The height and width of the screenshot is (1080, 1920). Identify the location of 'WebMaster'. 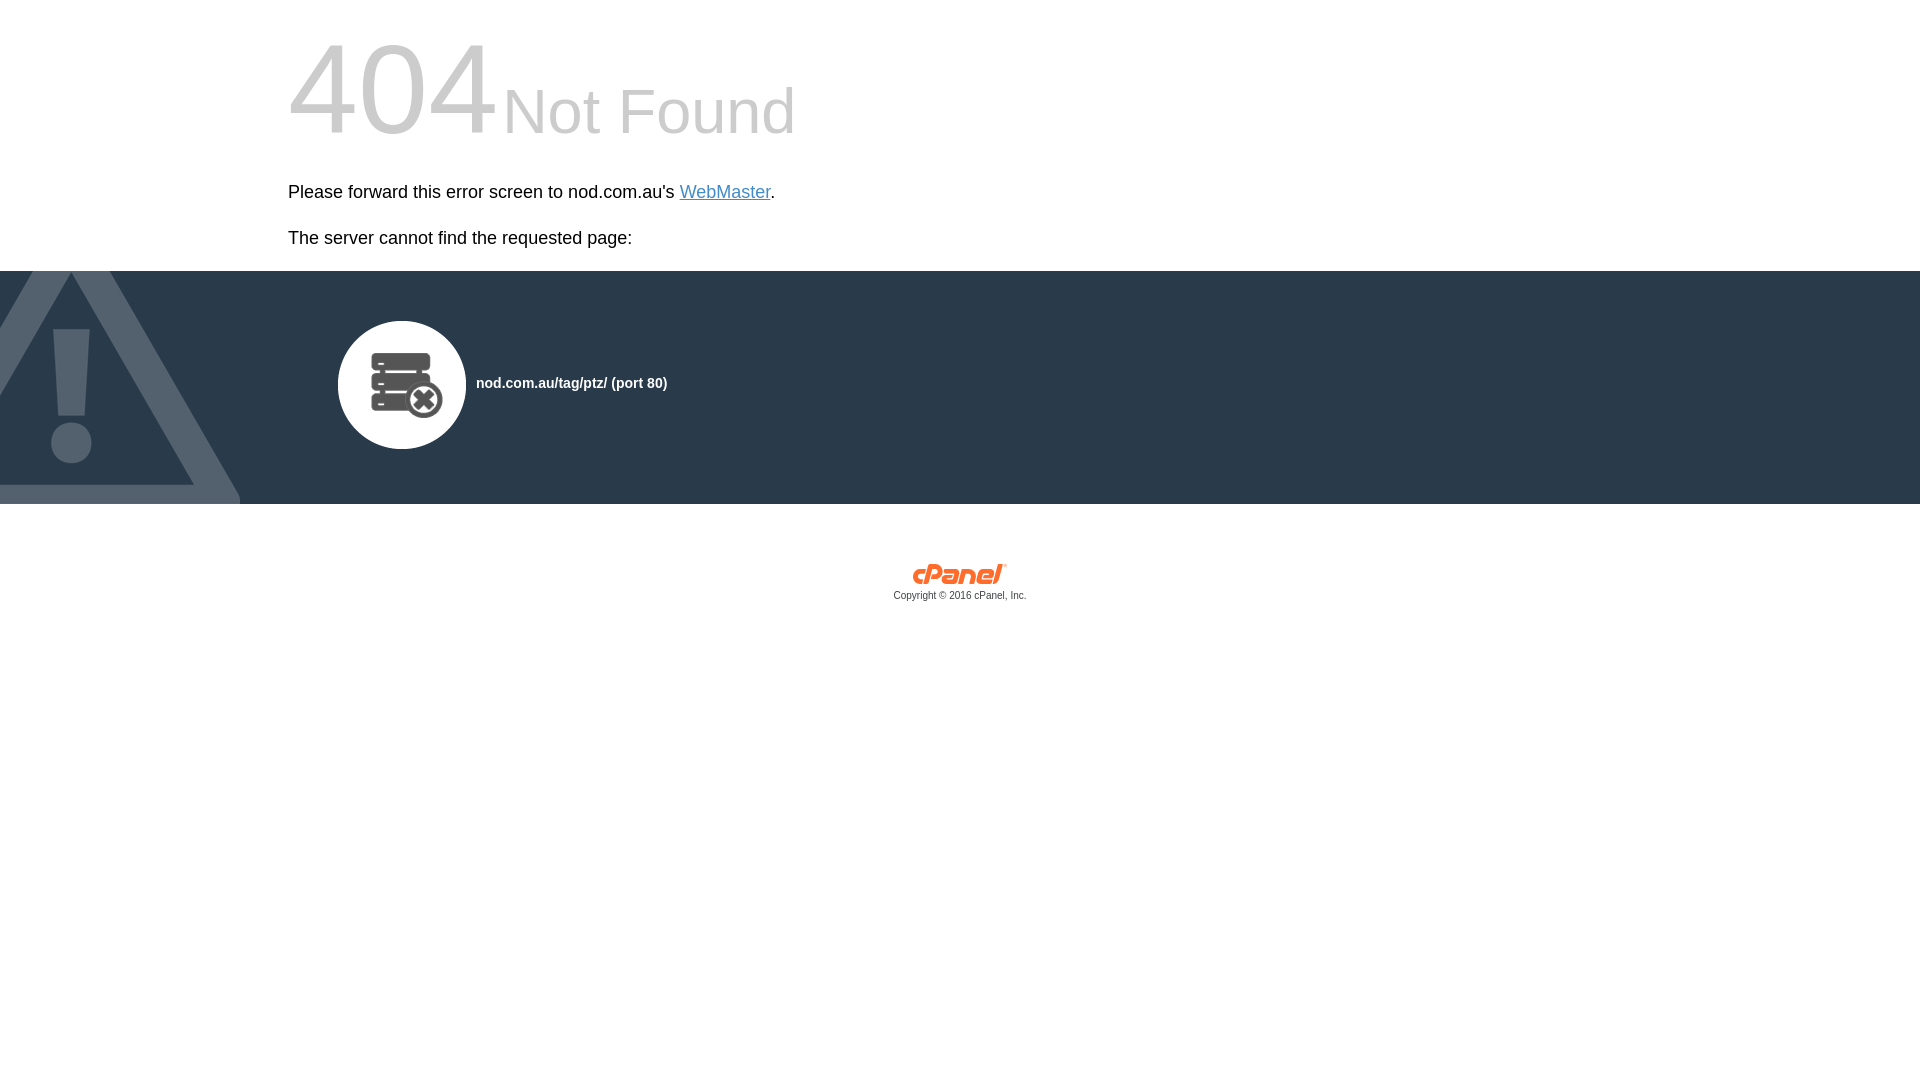
(724, 192).